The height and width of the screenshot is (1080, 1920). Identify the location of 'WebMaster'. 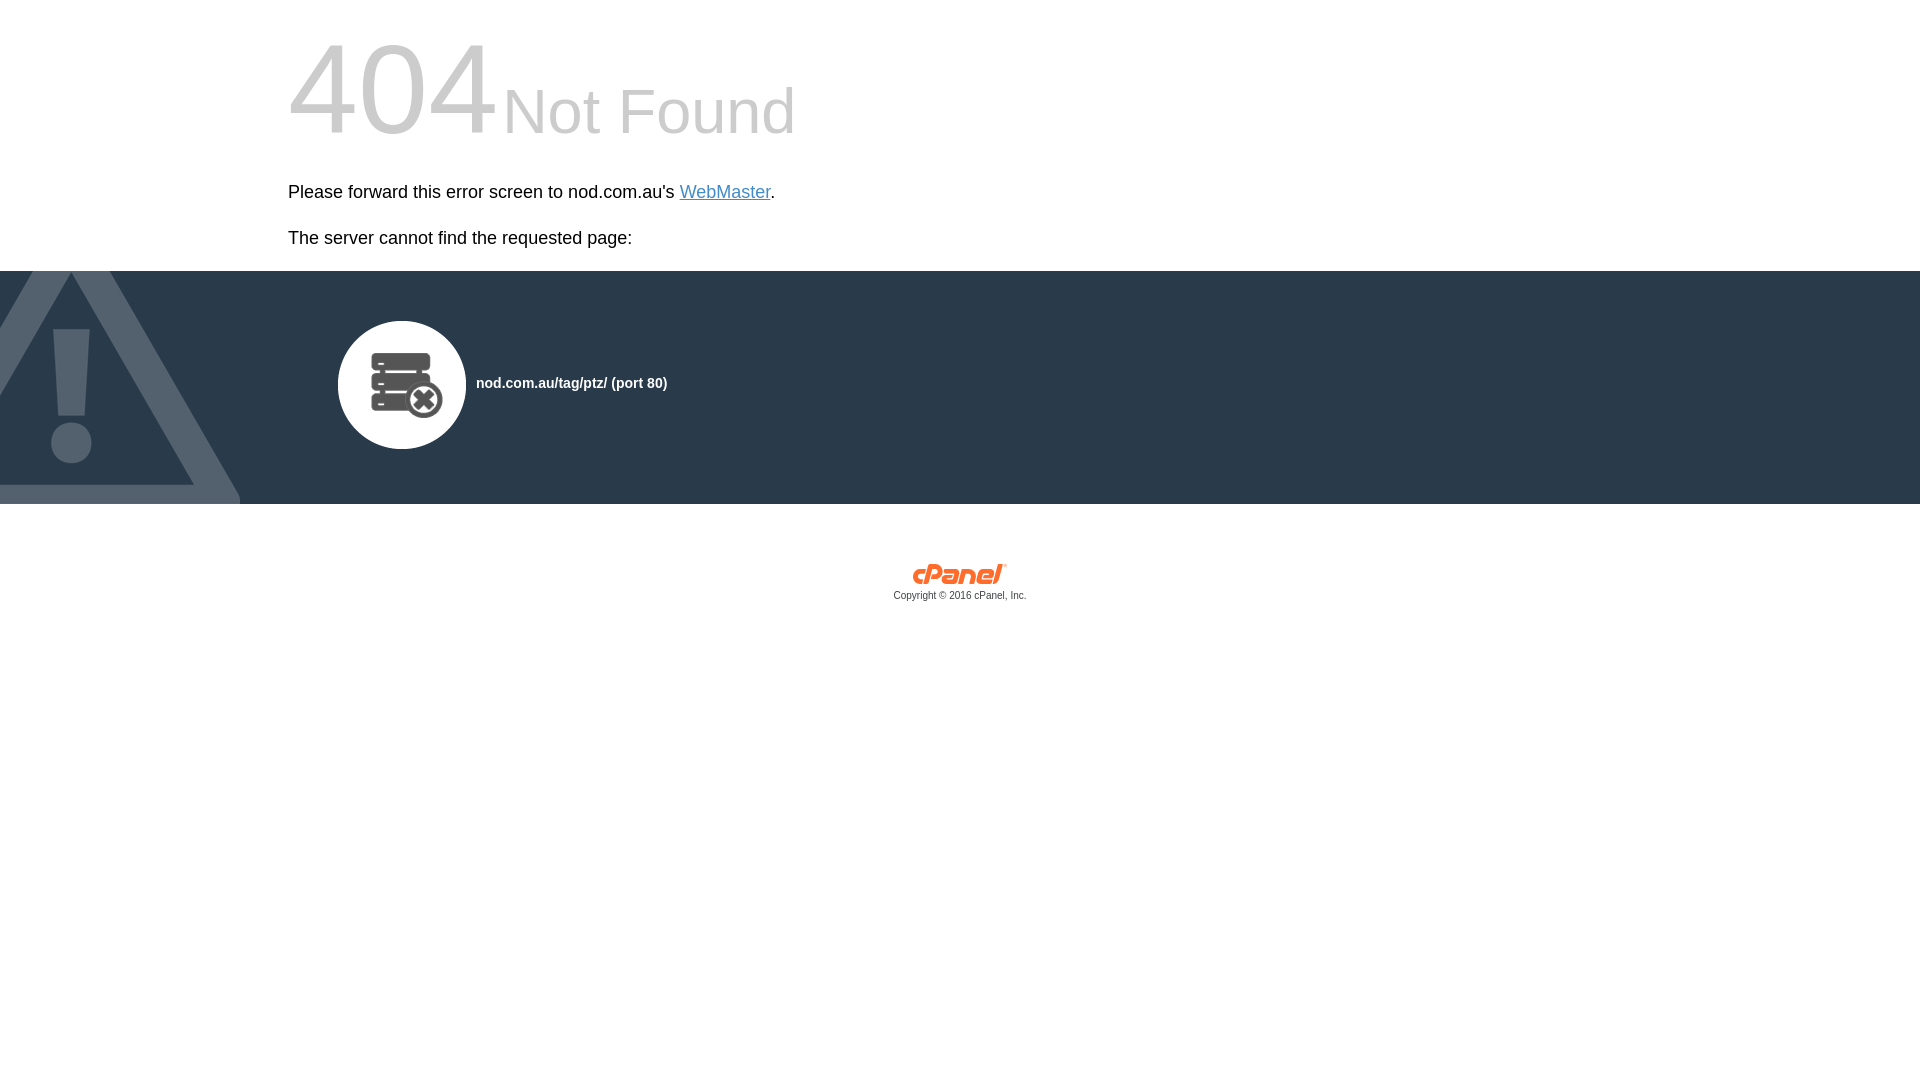
(724, 192).